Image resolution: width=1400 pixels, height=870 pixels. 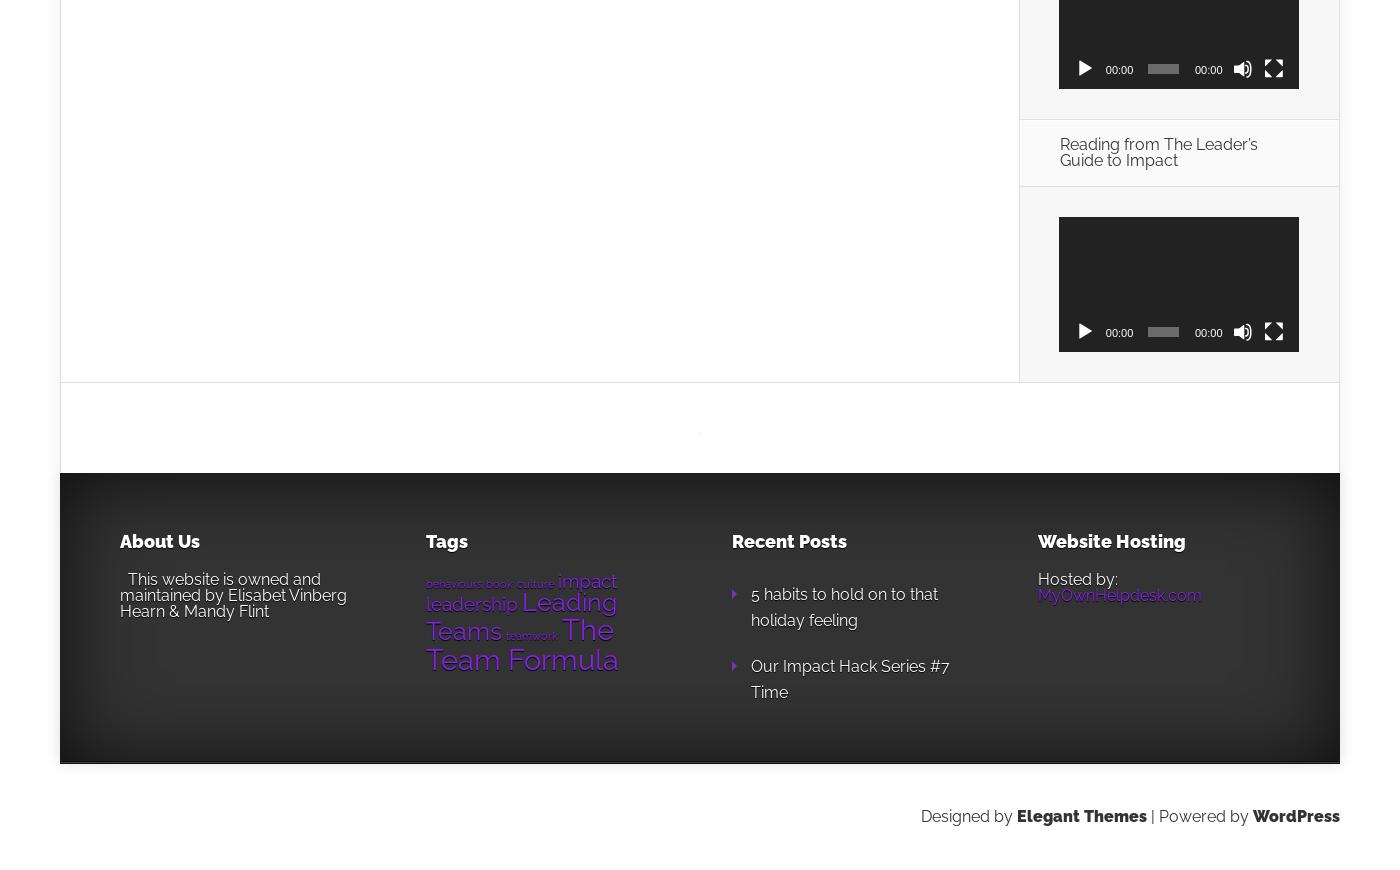 I want to click on 'Recent Posts', so click(x=789, y=539).